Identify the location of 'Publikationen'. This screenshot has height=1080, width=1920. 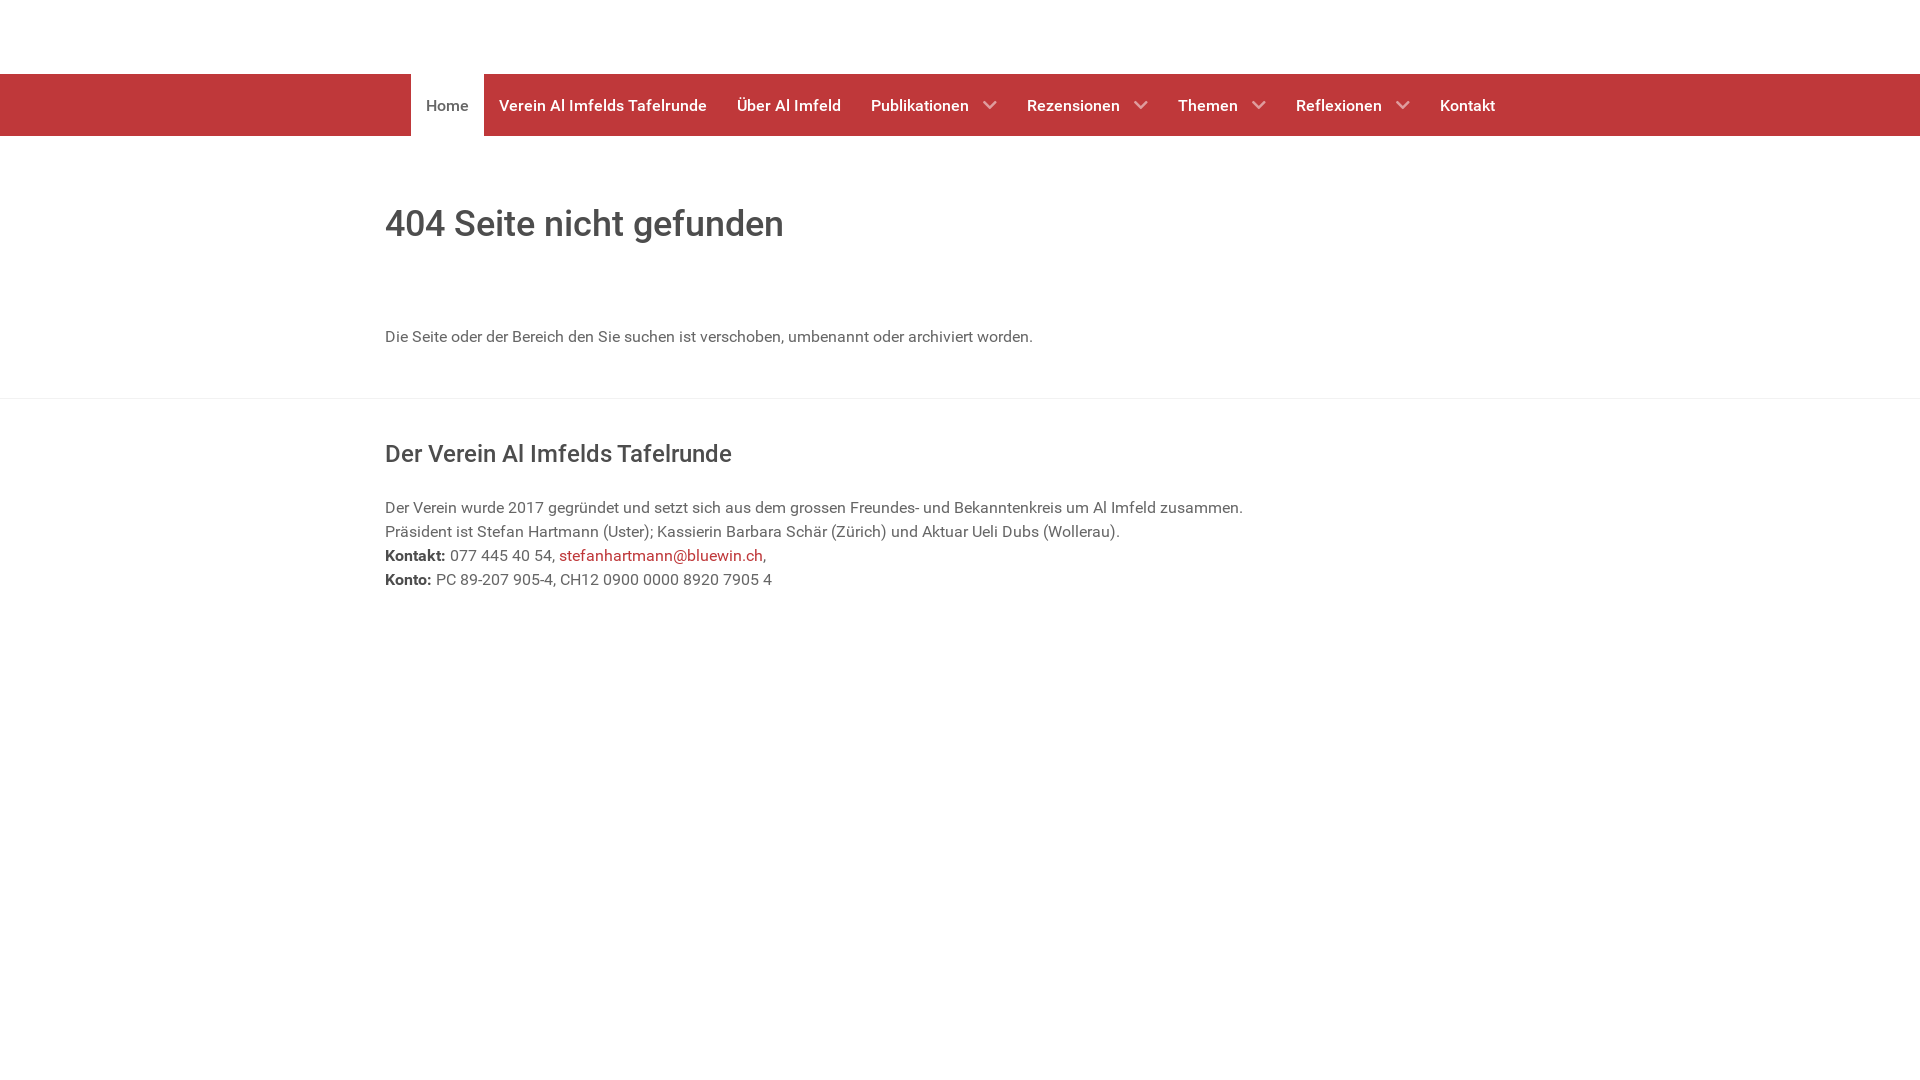
(855, 104).